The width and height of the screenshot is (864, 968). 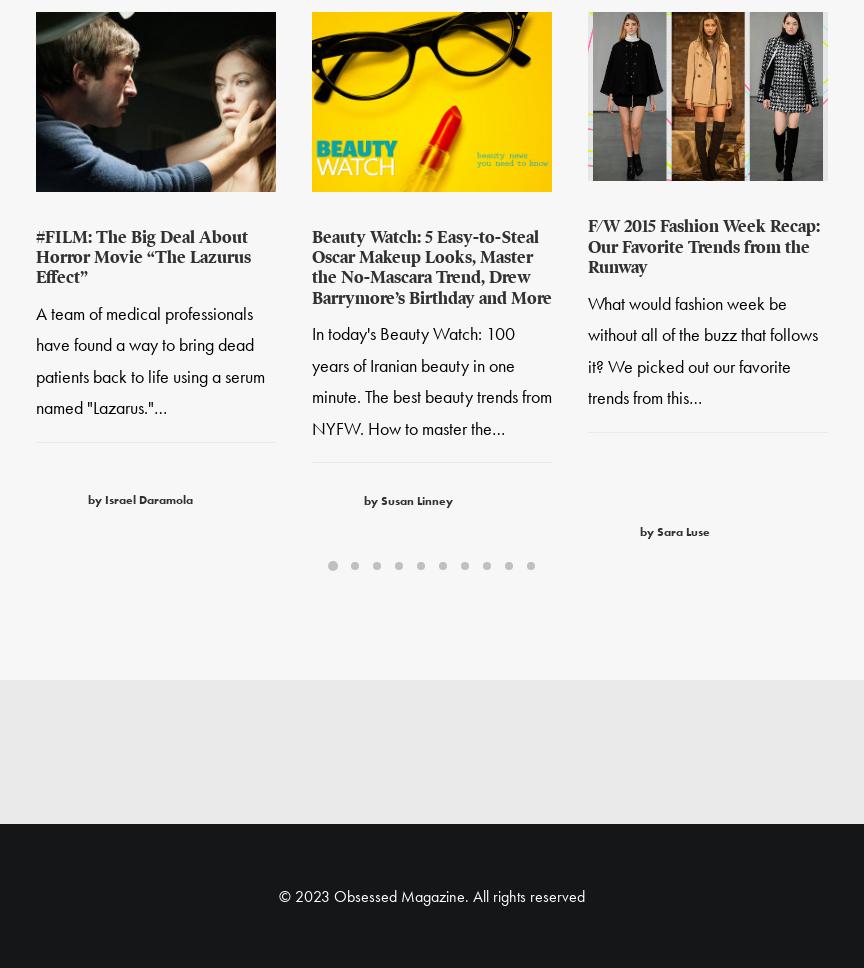 I want to click on 'Beauty Watch', so click(x=420, y=63).